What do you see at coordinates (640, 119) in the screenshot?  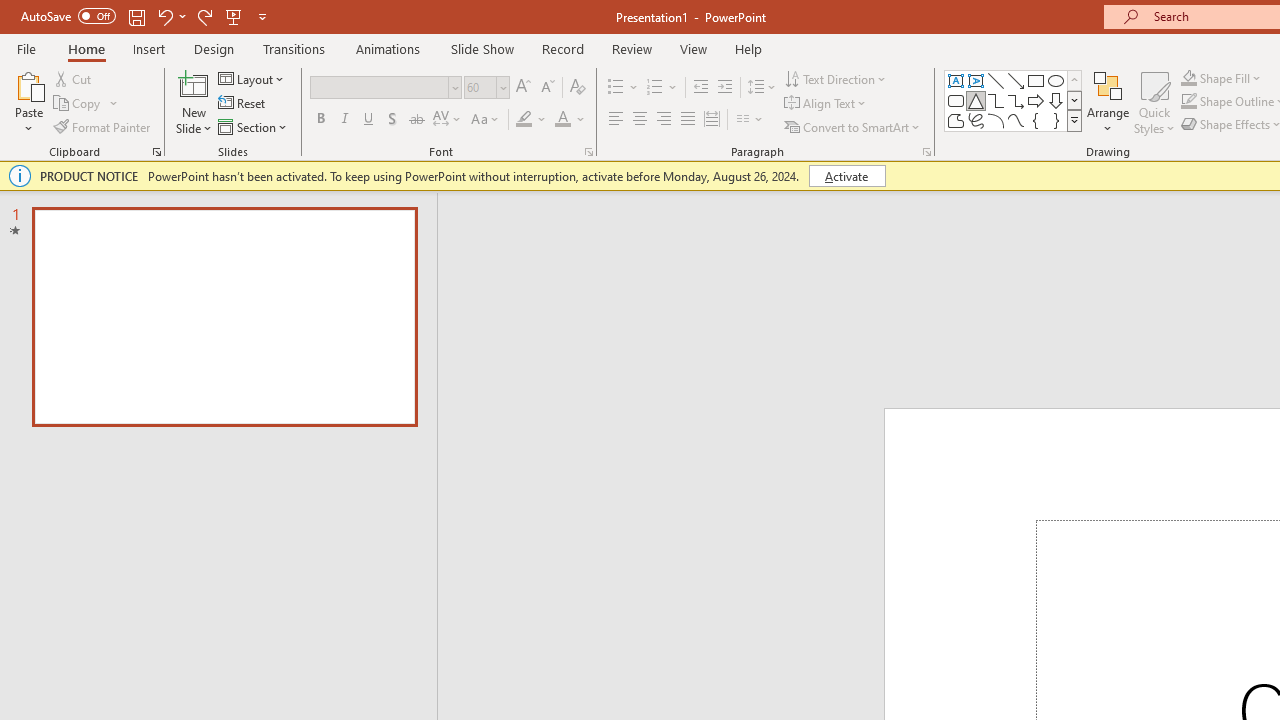 I see `'Center'` at bounding box center [640, 119].